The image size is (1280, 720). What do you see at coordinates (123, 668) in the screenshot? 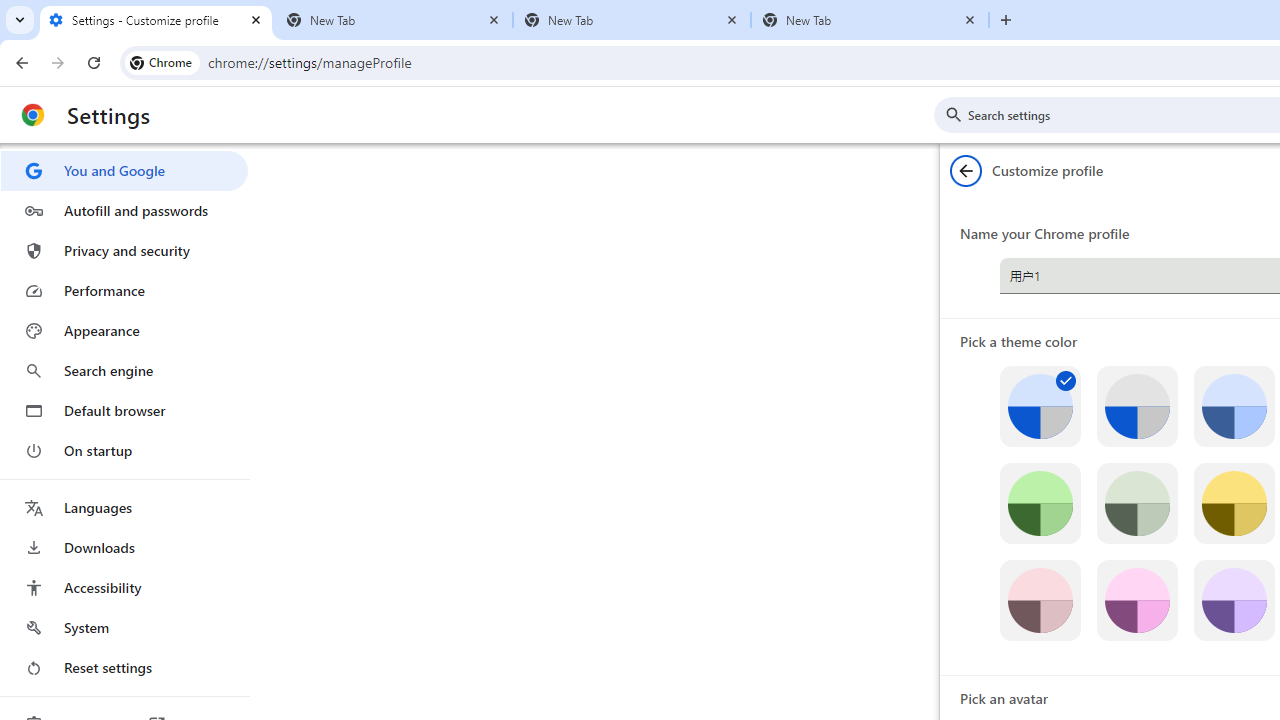
I see `'Reset settings'` at bounding box center [123, 668].